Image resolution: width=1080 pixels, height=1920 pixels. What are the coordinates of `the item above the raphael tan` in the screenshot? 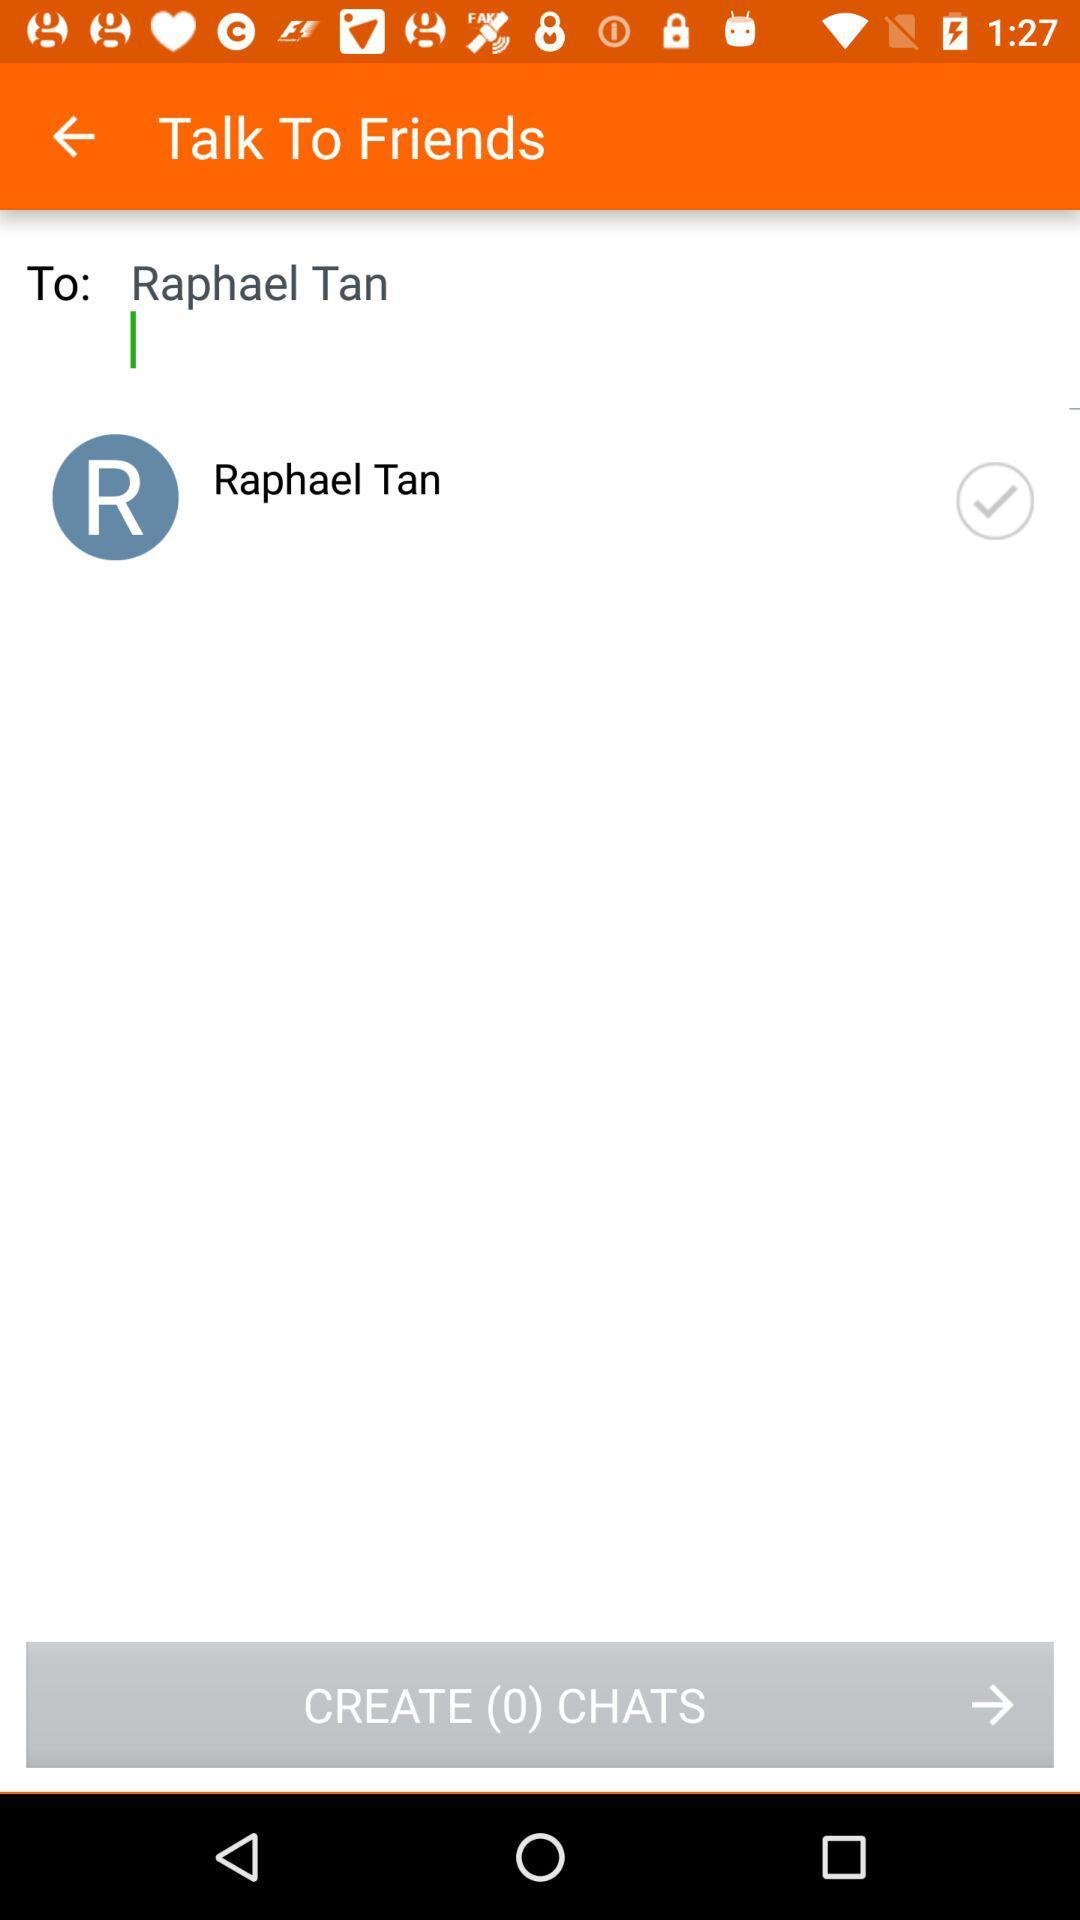 It's located at (99, 135).